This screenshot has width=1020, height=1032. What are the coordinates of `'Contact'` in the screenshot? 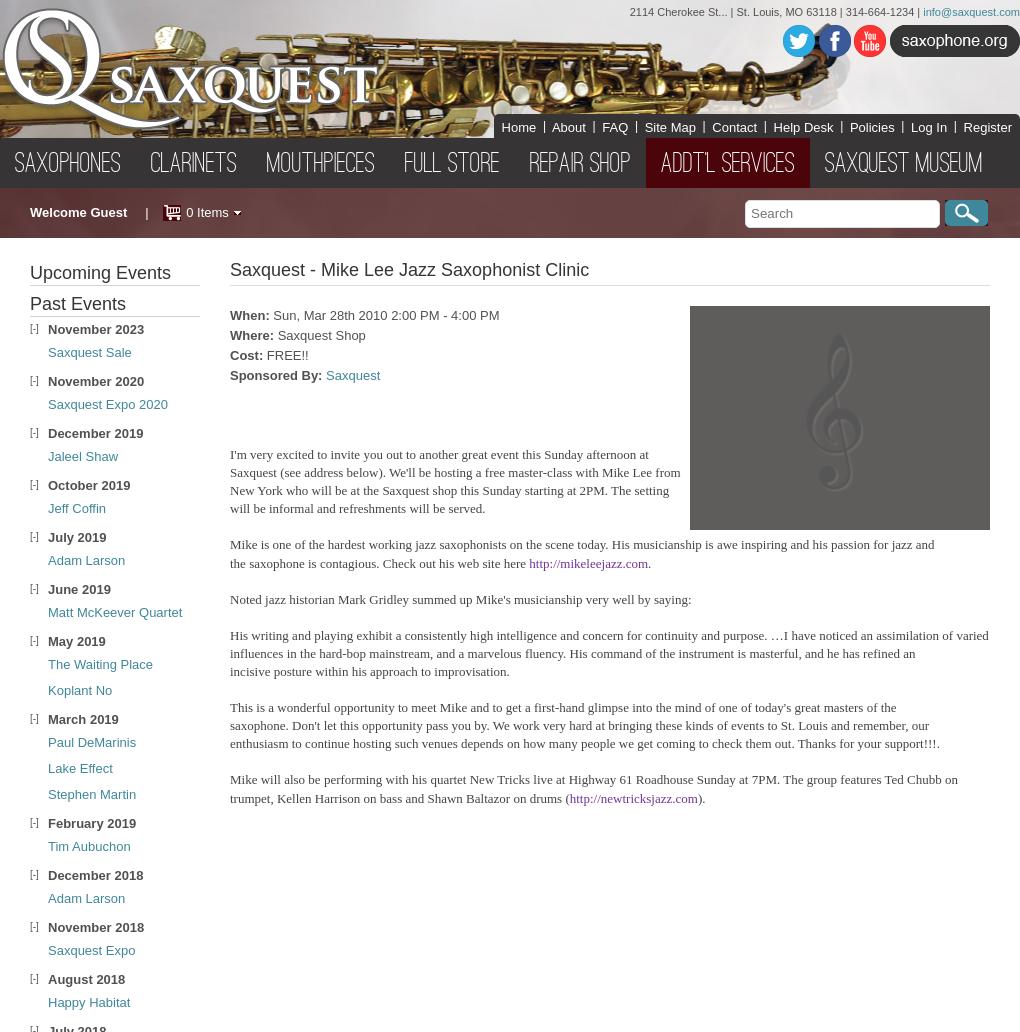 It's located at (734, 126).